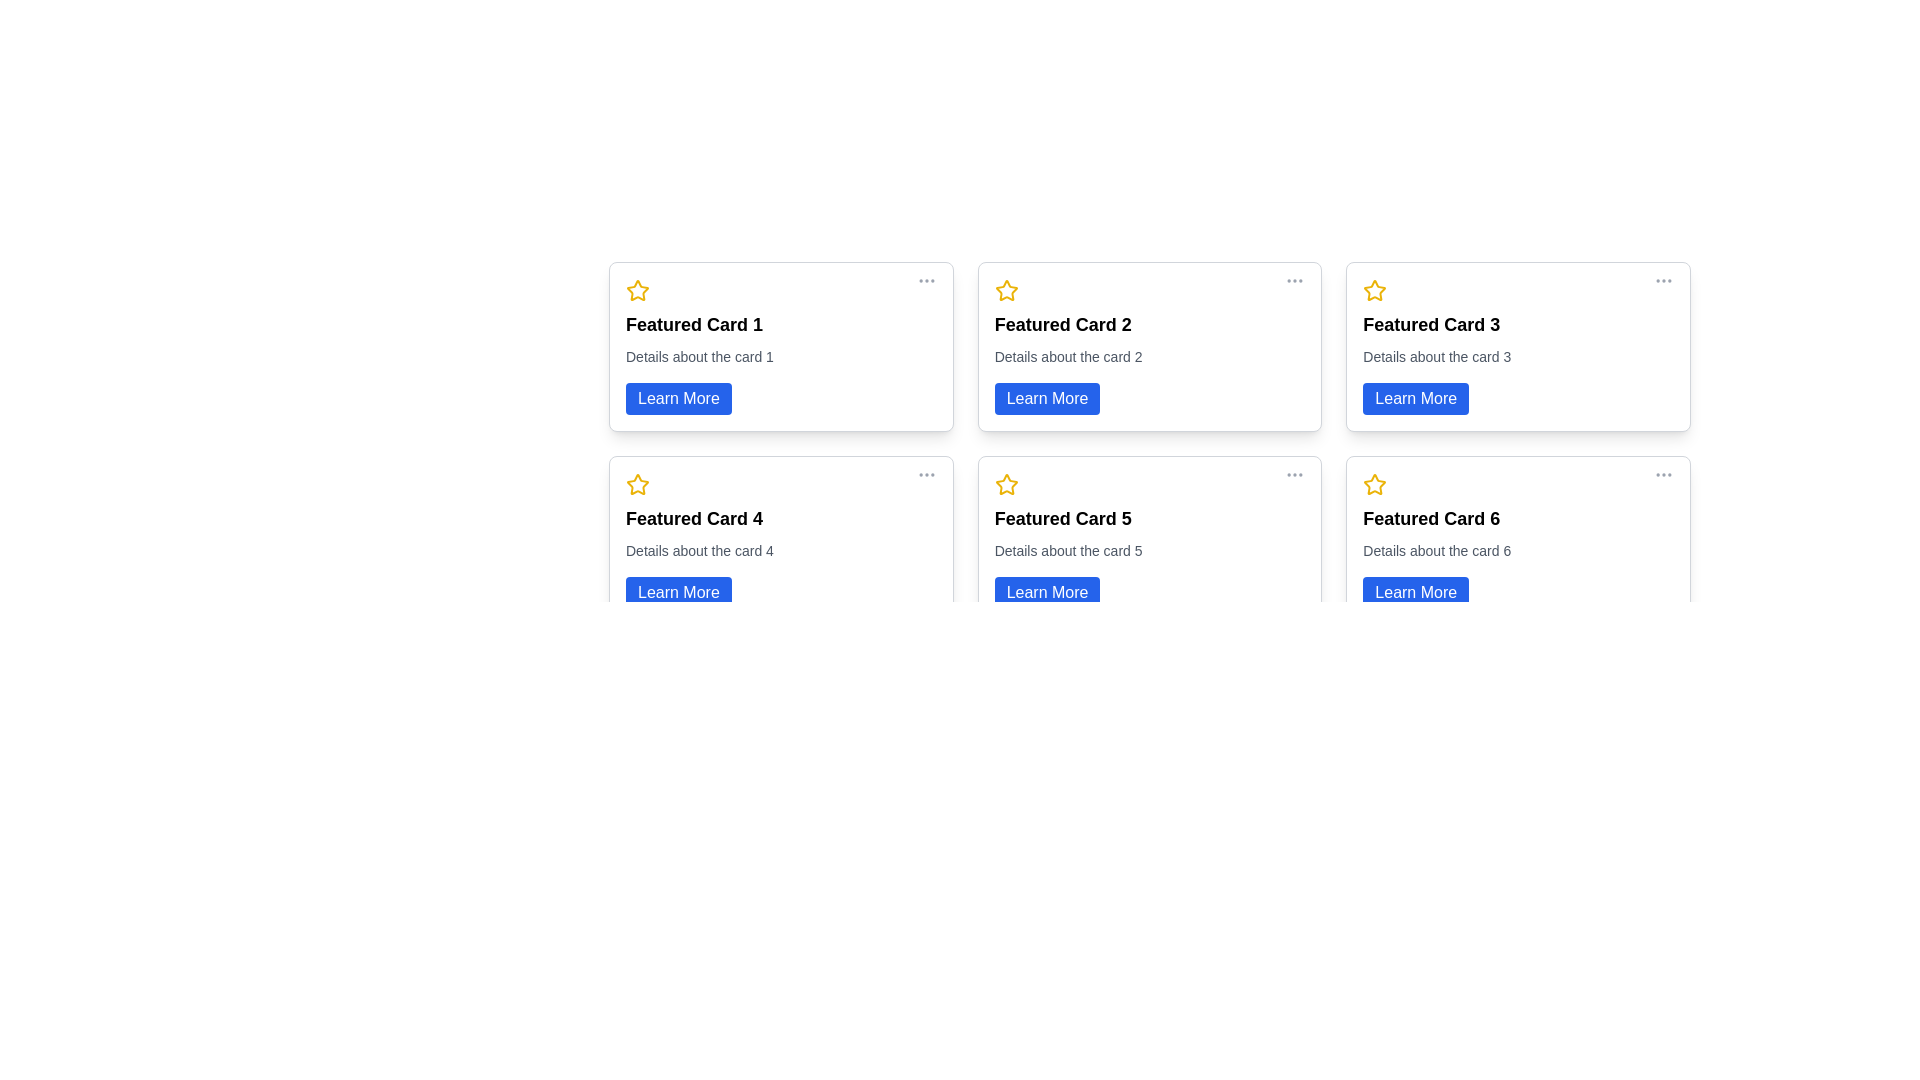 This screenshot has height=1080, width=1920. I want to click on the button located at the bottom of 'Featured Card 3', so click(1415, 398).